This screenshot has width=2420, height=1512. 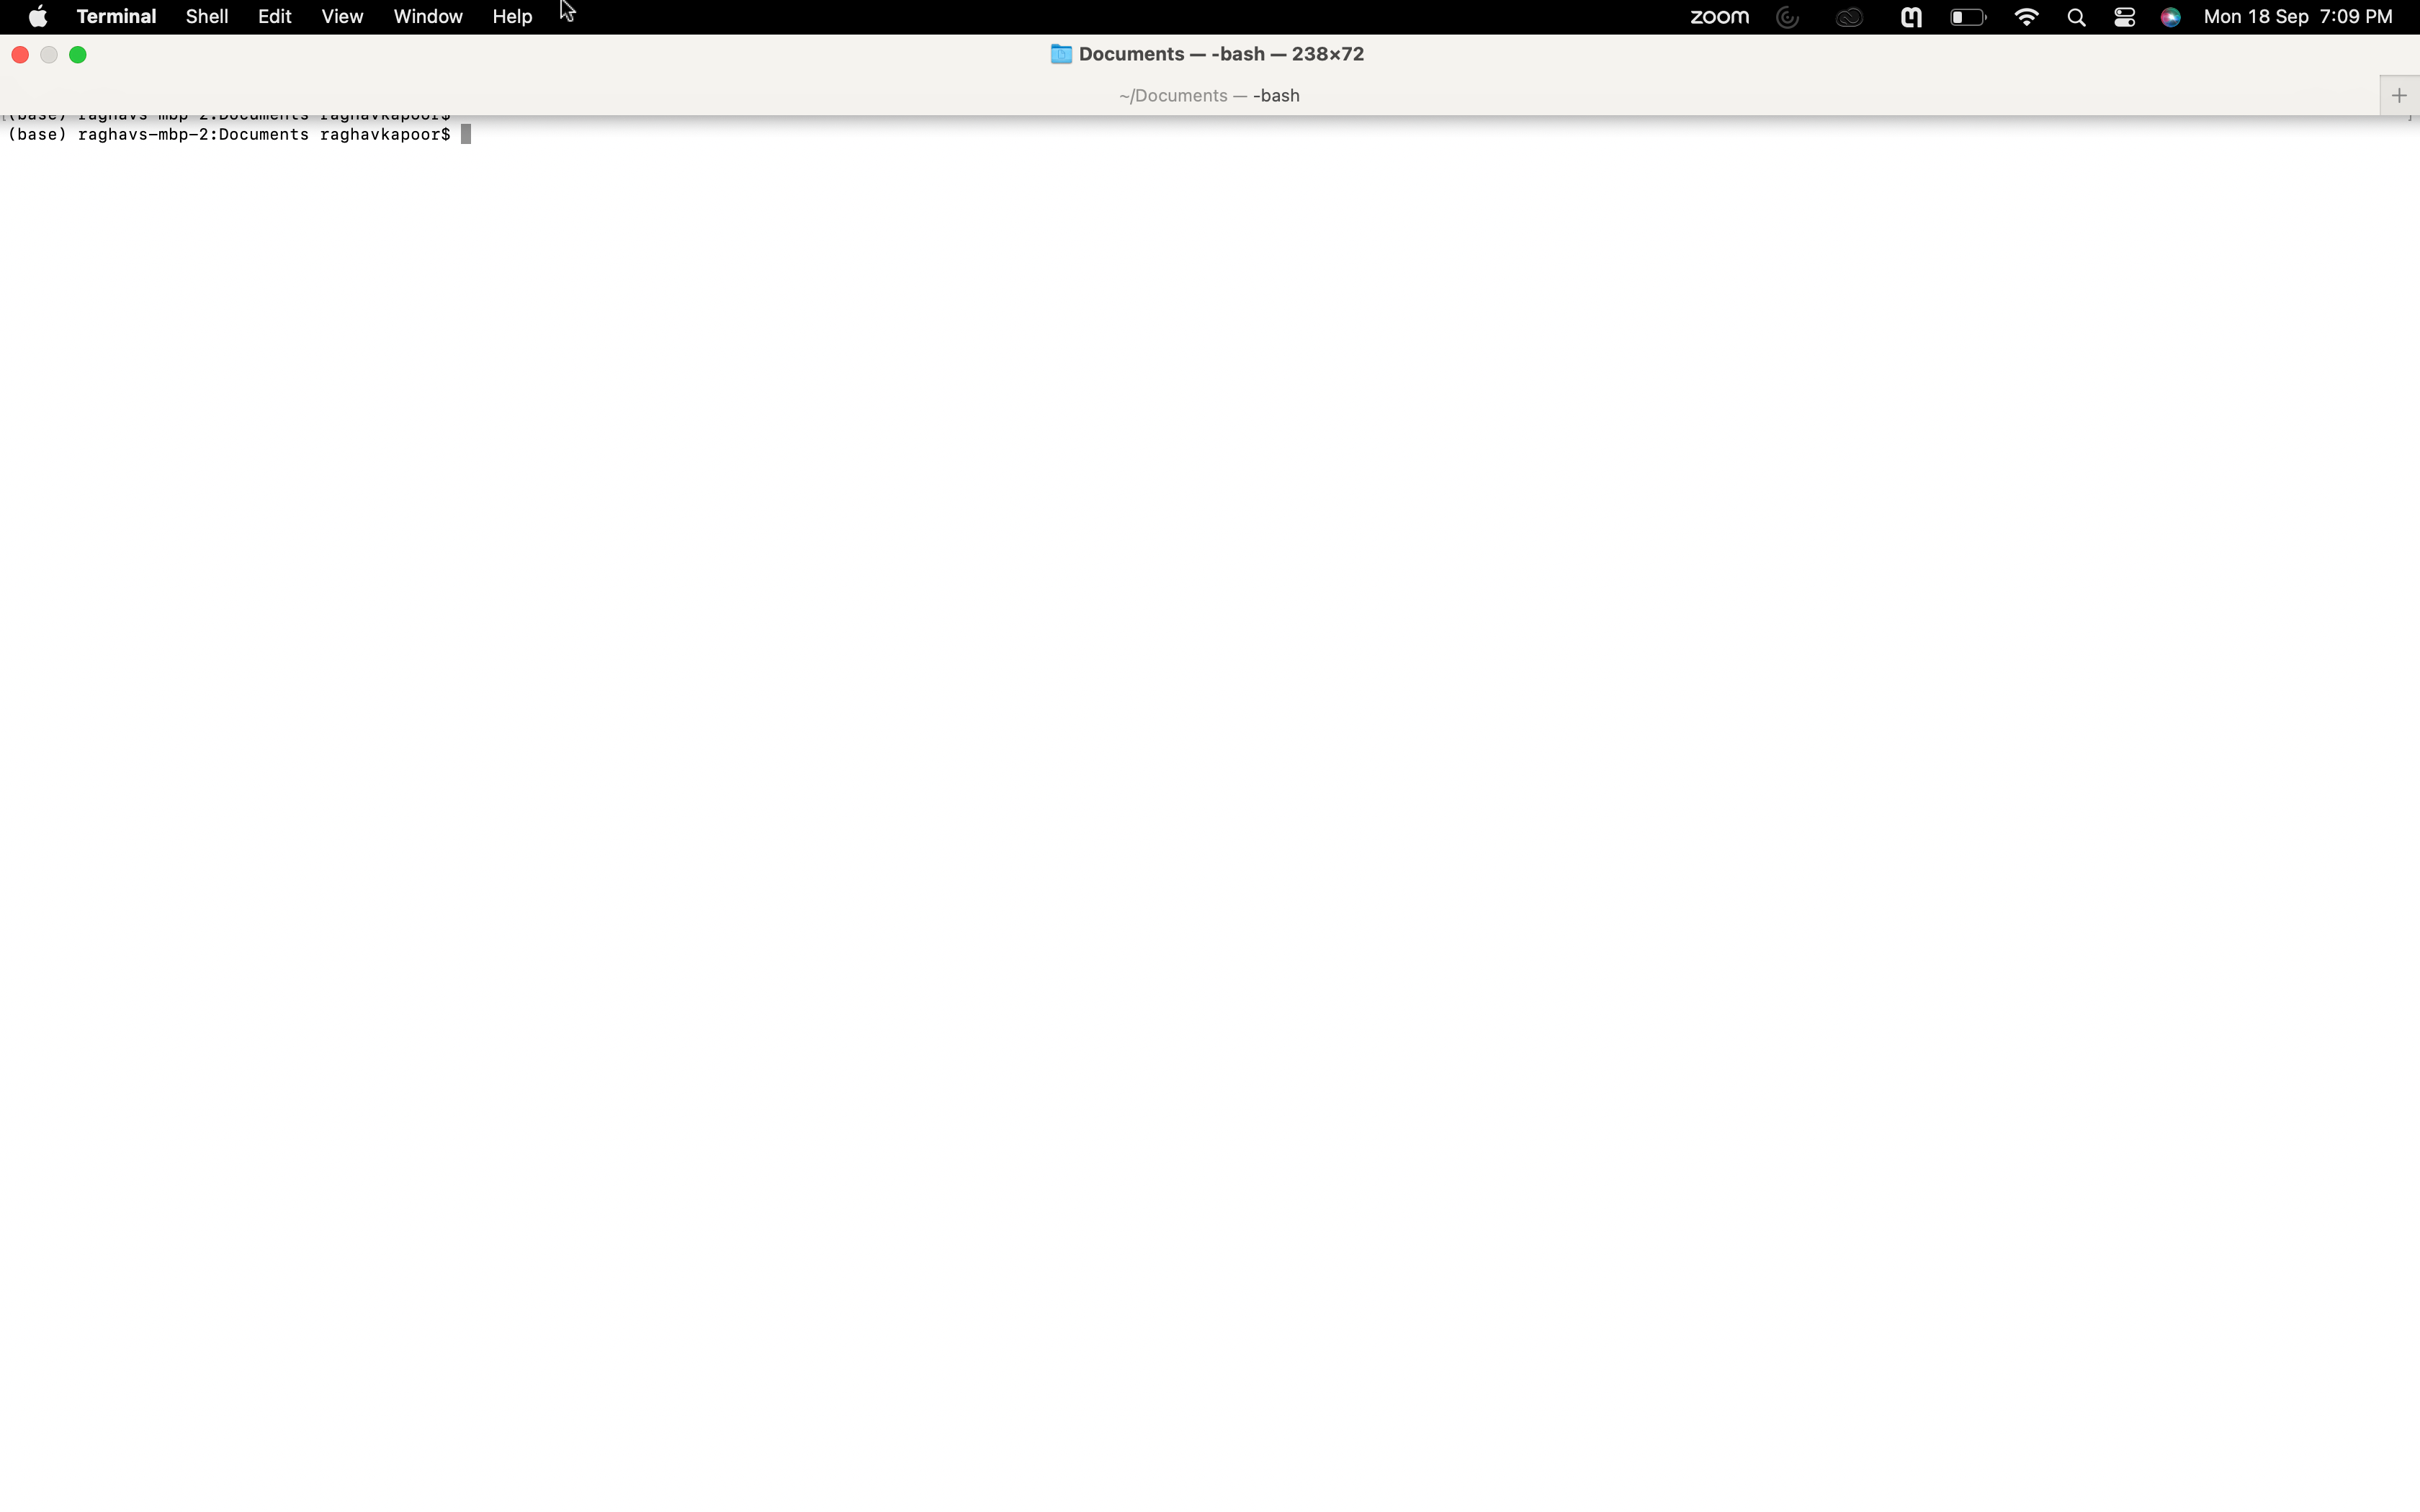 I want to click on the green icon to leave full screen mode, so click(x=76, y=54).